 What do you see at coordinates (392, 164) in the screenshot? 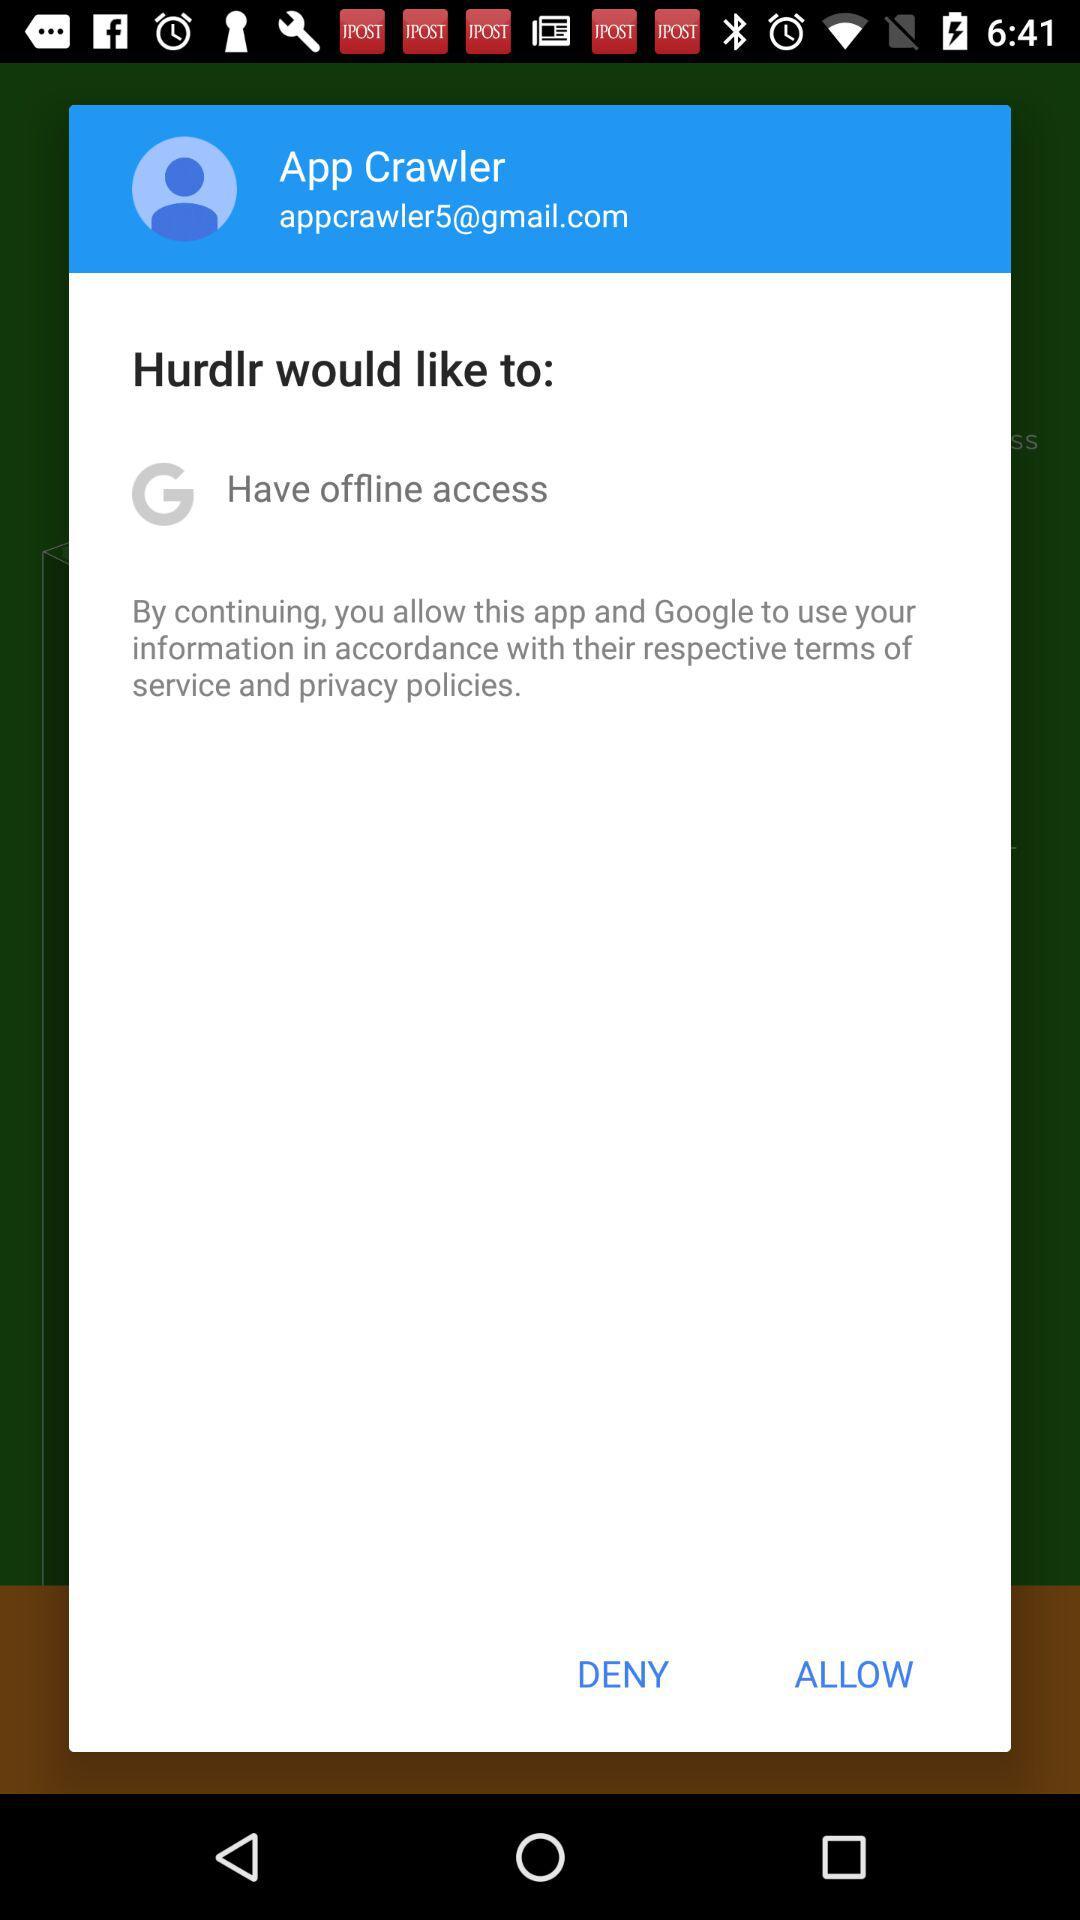
I see `app crawler` at bounding box center [392, 164].